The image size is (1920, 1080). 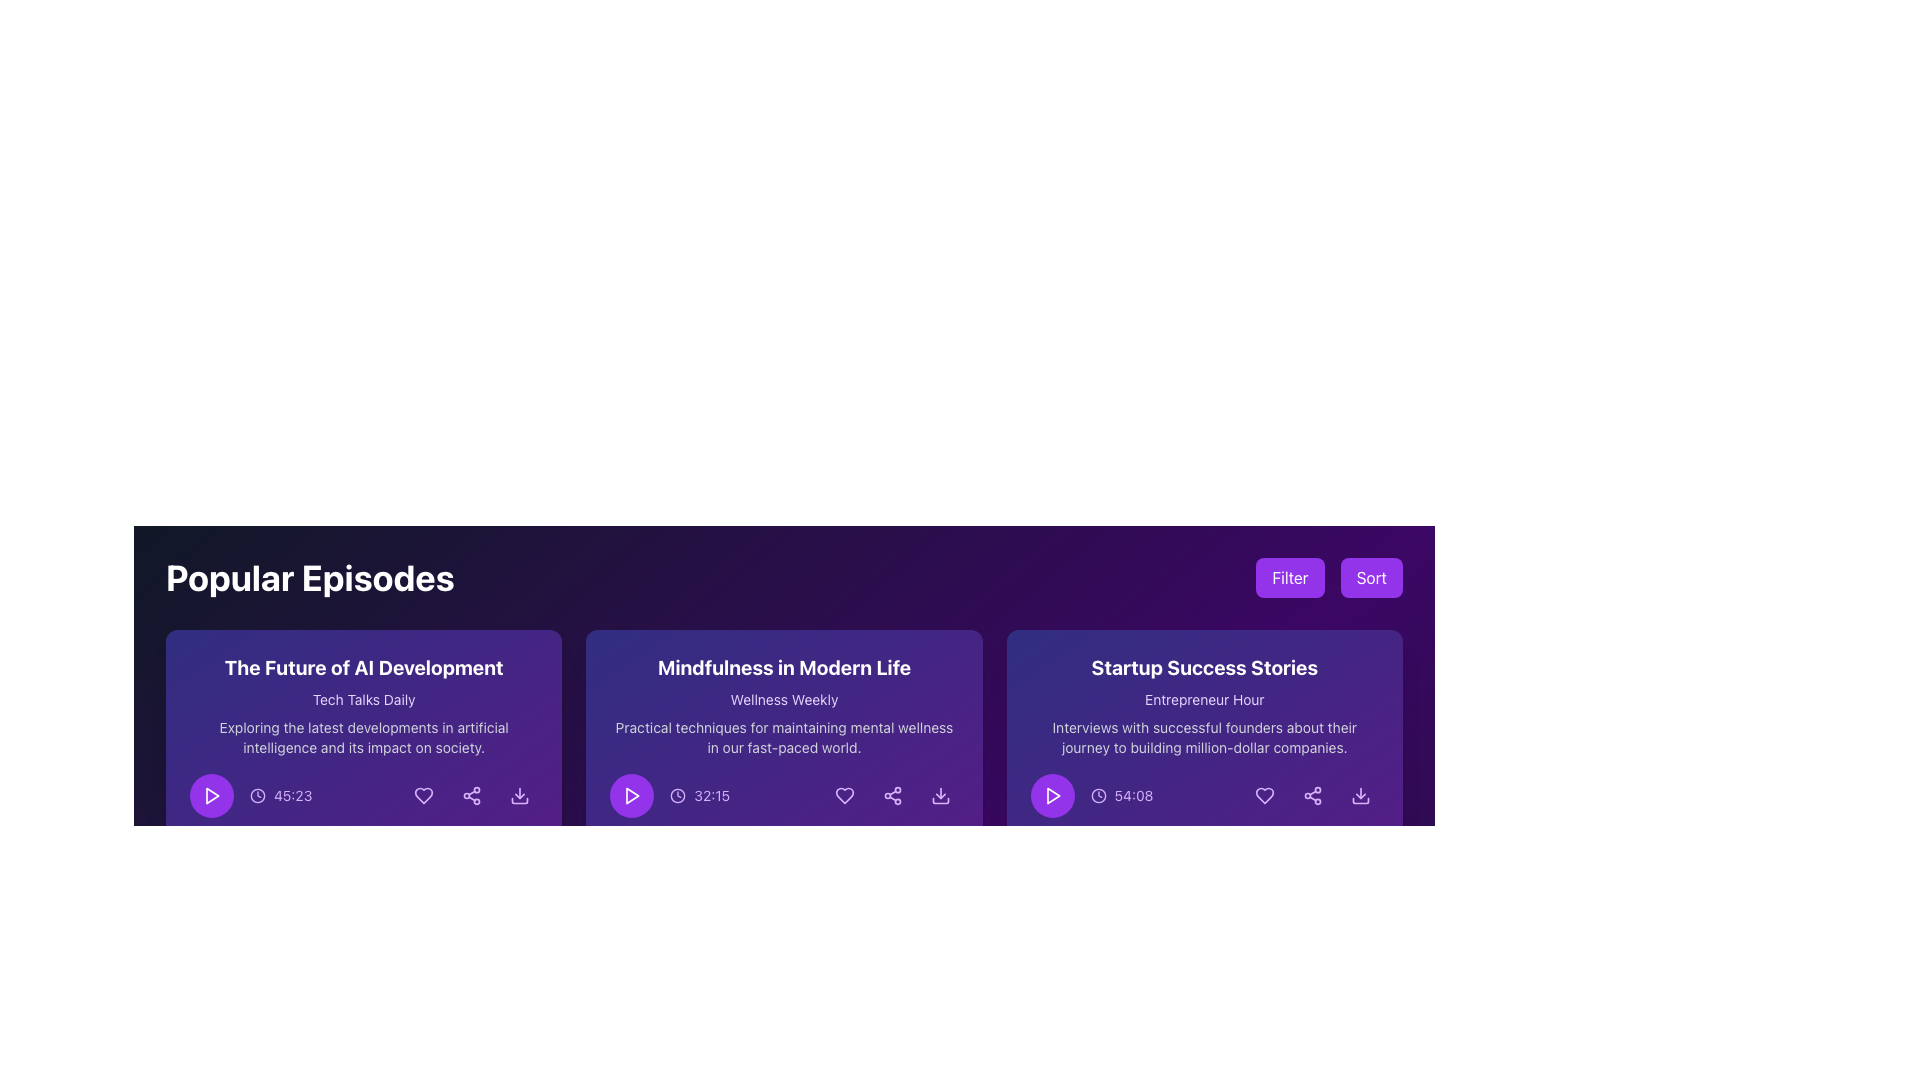 What do you see at coordinates (364, 763) in the screenshot?
I see `the download icon located at the bottom of the card titled 'The Future of AI Development'` at bounding box center [364, 763].